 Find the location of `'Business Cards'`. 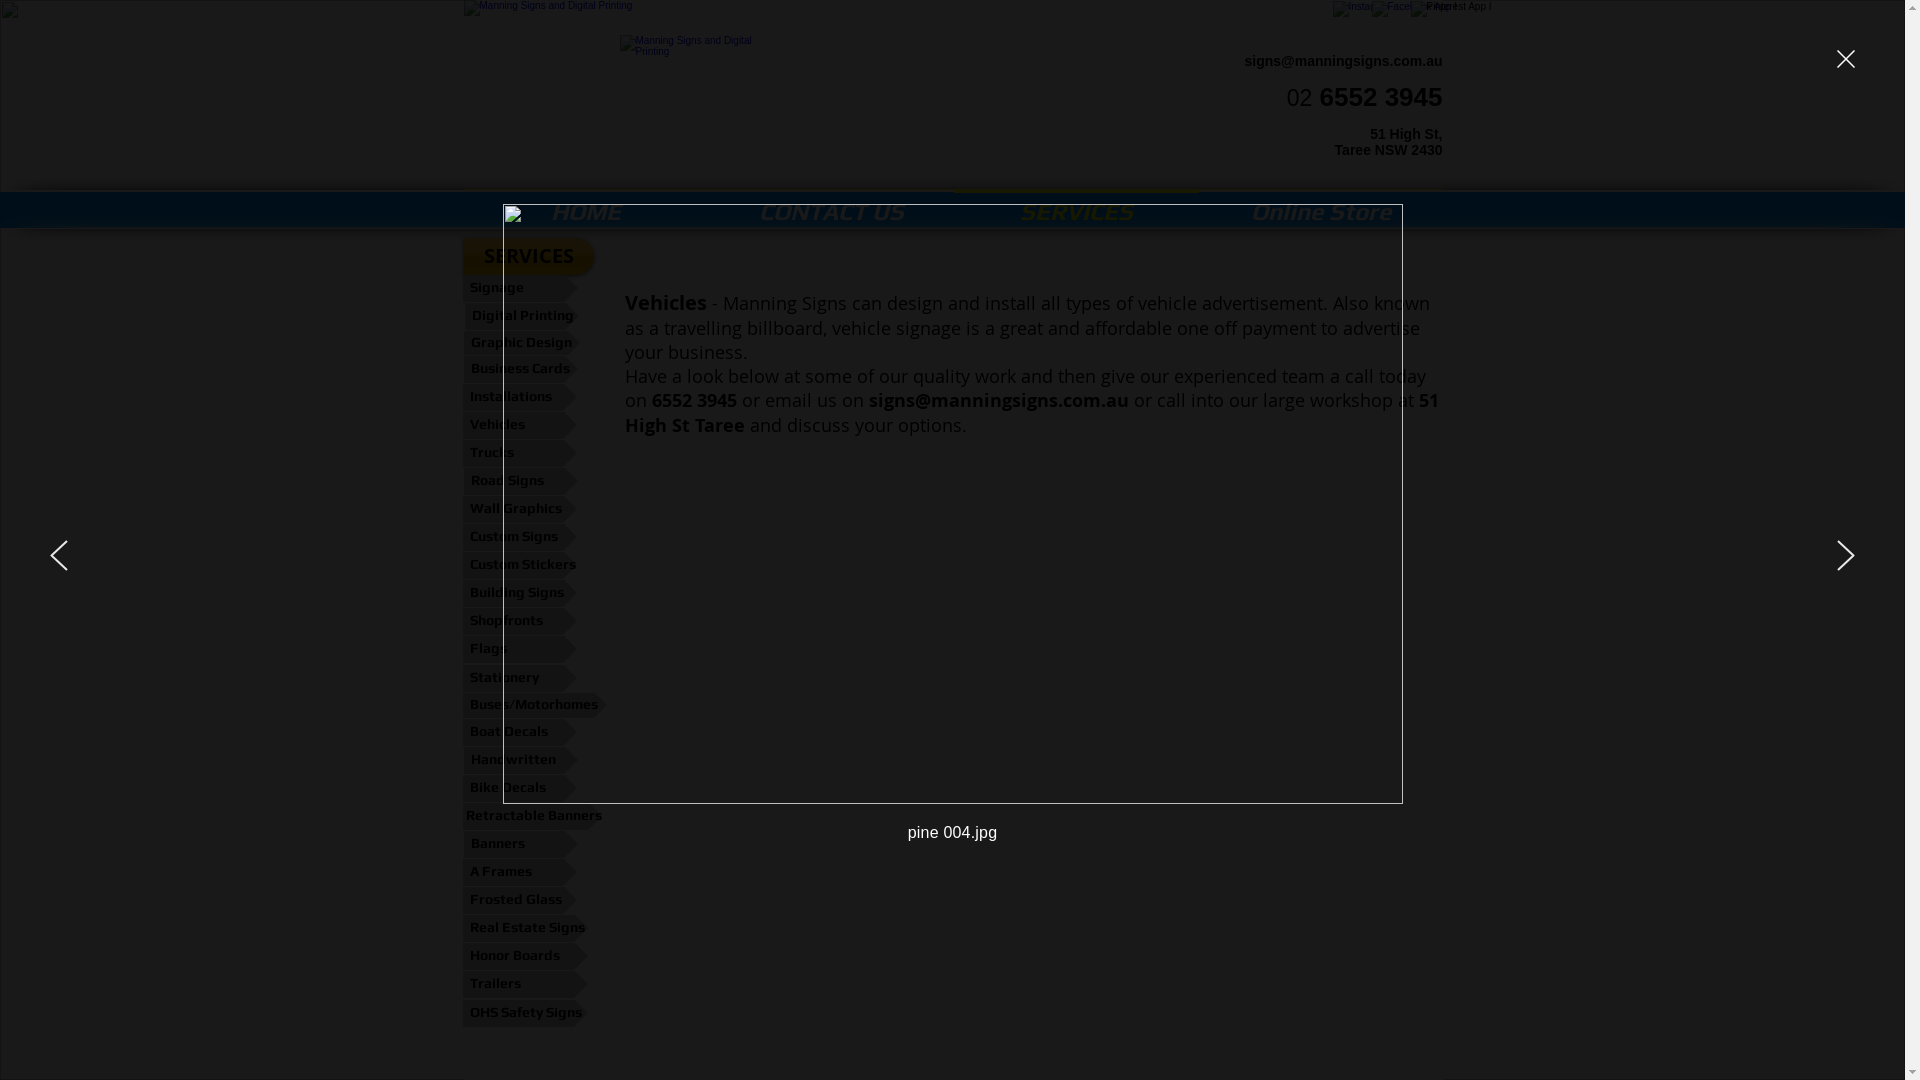

'Business Cards' is located at coordinates (463, 369).